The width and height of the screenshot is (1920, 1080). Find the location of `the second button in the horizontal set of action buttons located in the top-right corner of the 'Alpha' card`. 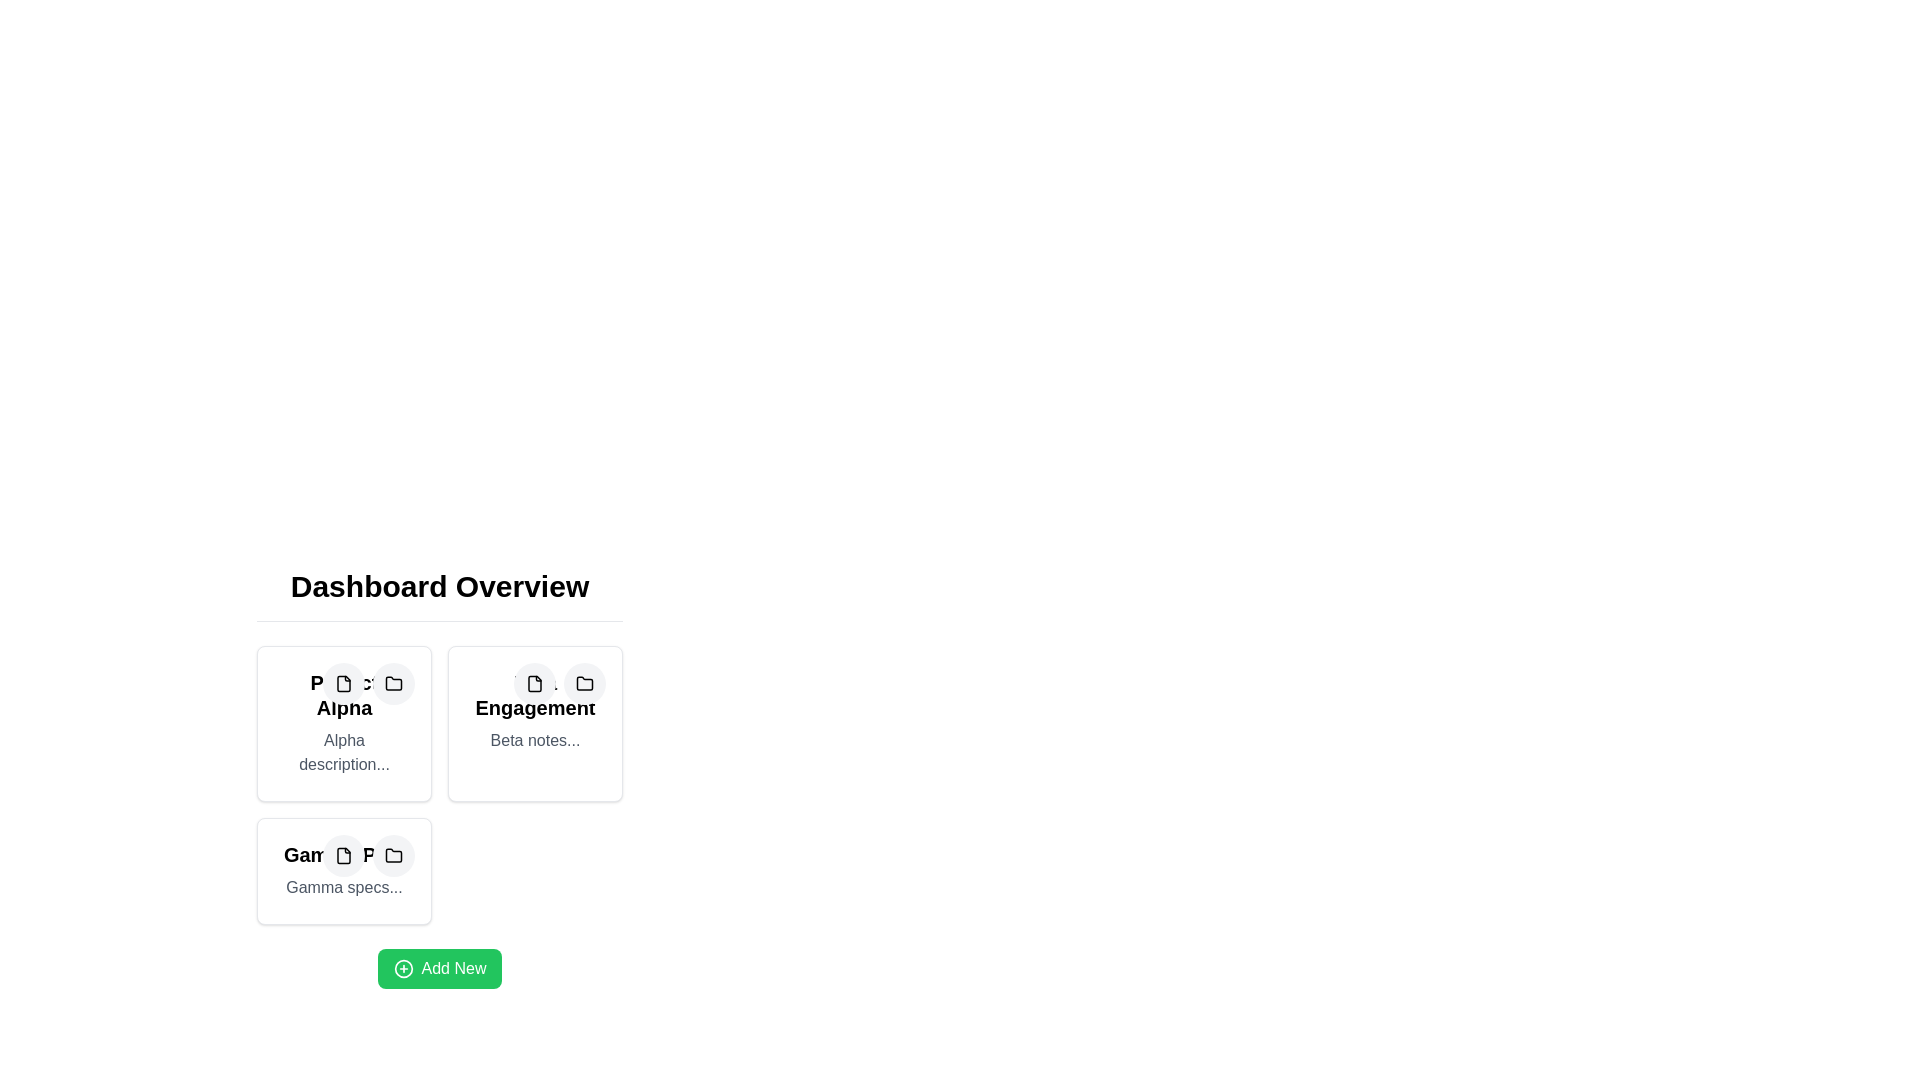

the second button in the horizontal set of action buttons located in the top-right corner of the 'Alpha' card is located at coordinates (393, 682).